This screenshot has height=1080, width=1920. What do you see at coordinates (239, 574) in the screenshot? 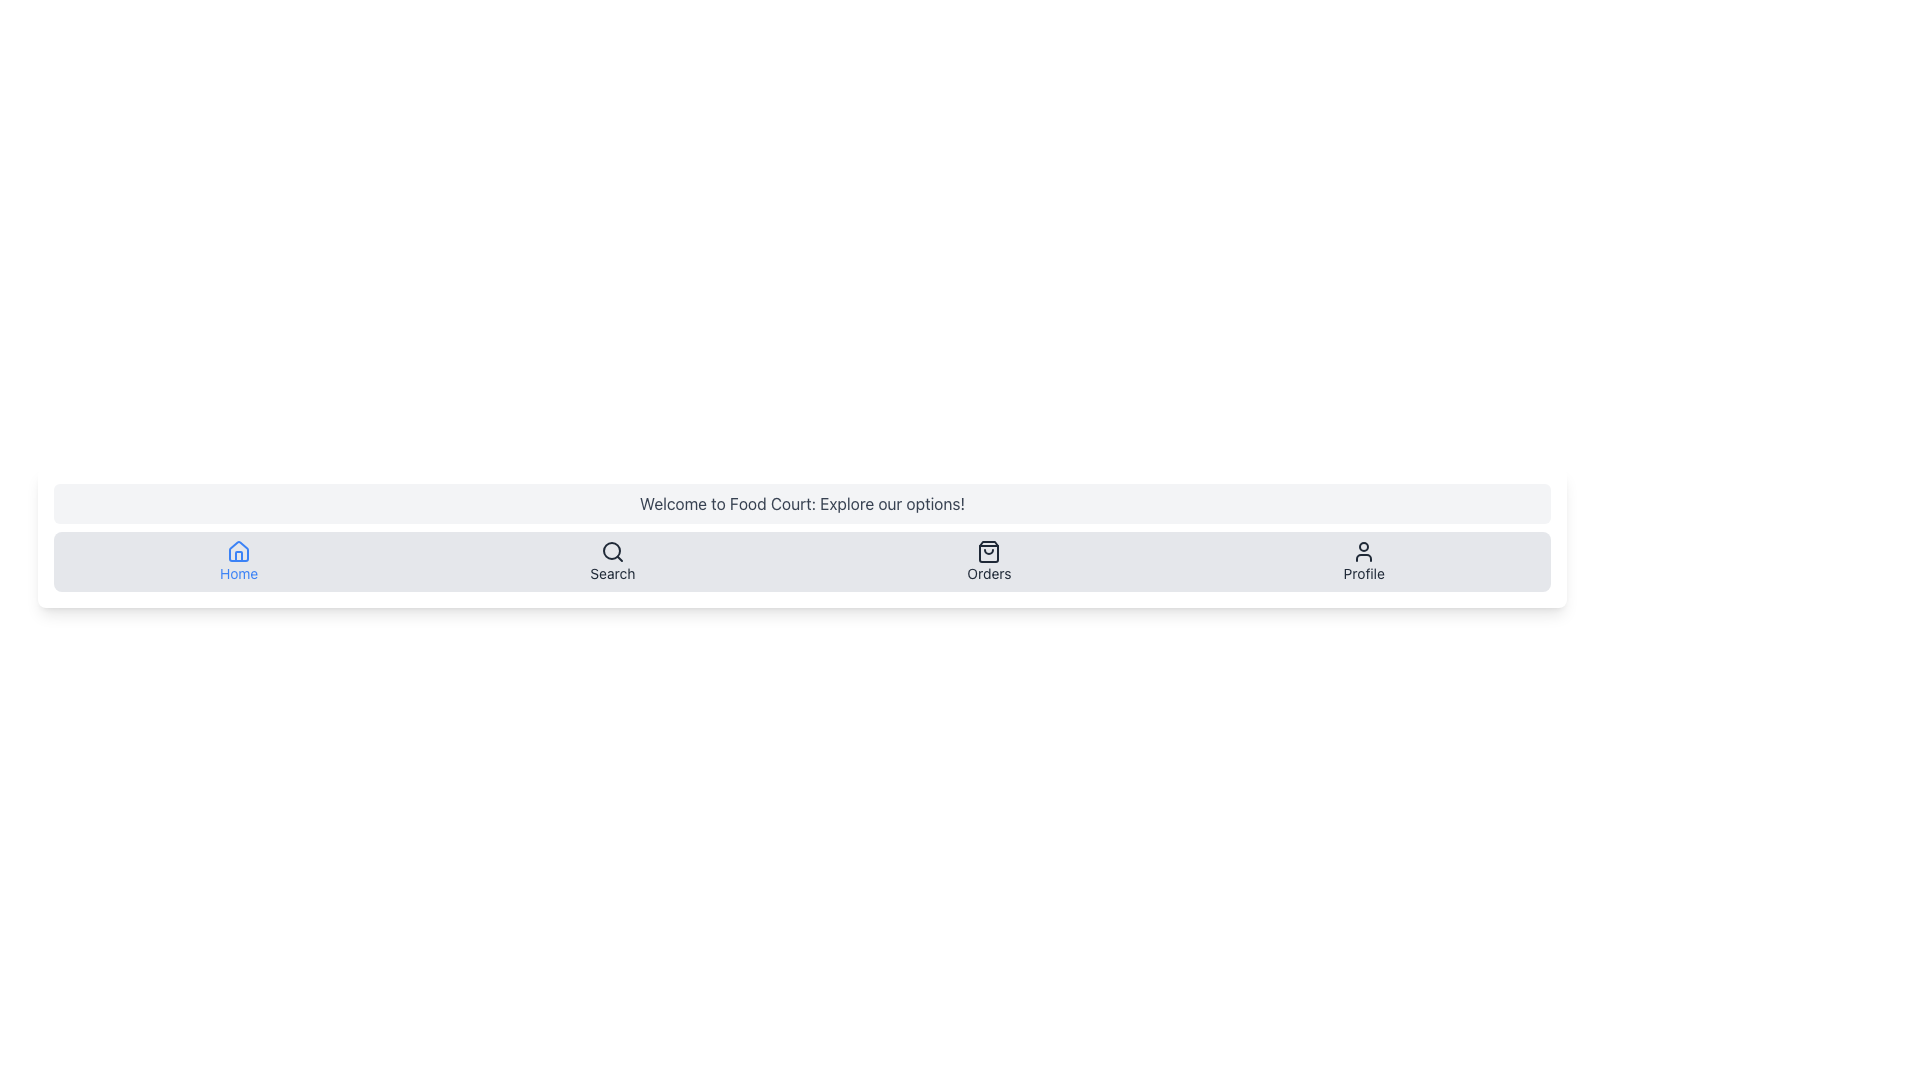
I see `the 'Home' text label in the bottom navigation bar, which is styled in small-sized blue font and positioned beneath the house icon` at bounding box center [239, 574].